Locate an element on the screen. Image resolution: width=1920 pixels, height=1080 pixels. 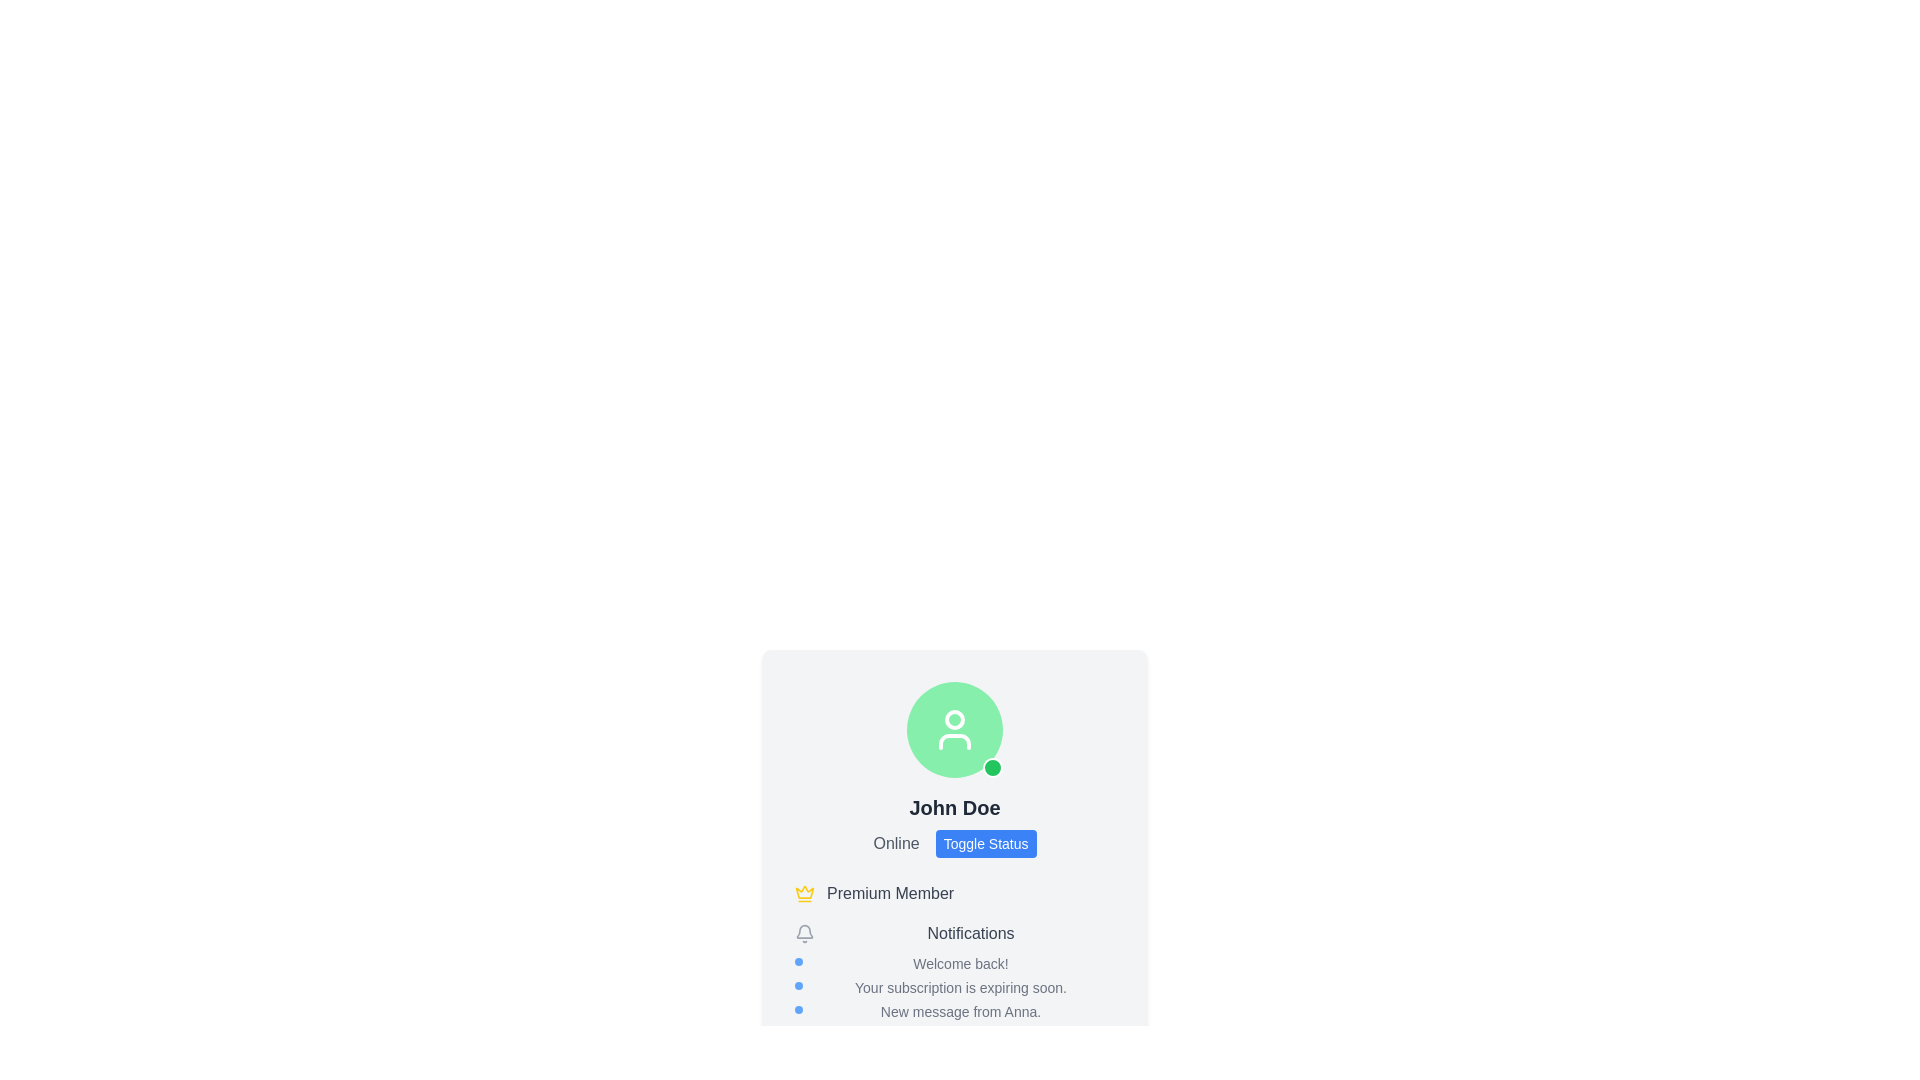
the status indicator badge located at the bottom-right corner of the user profile component is located at coordinates (993, 766).